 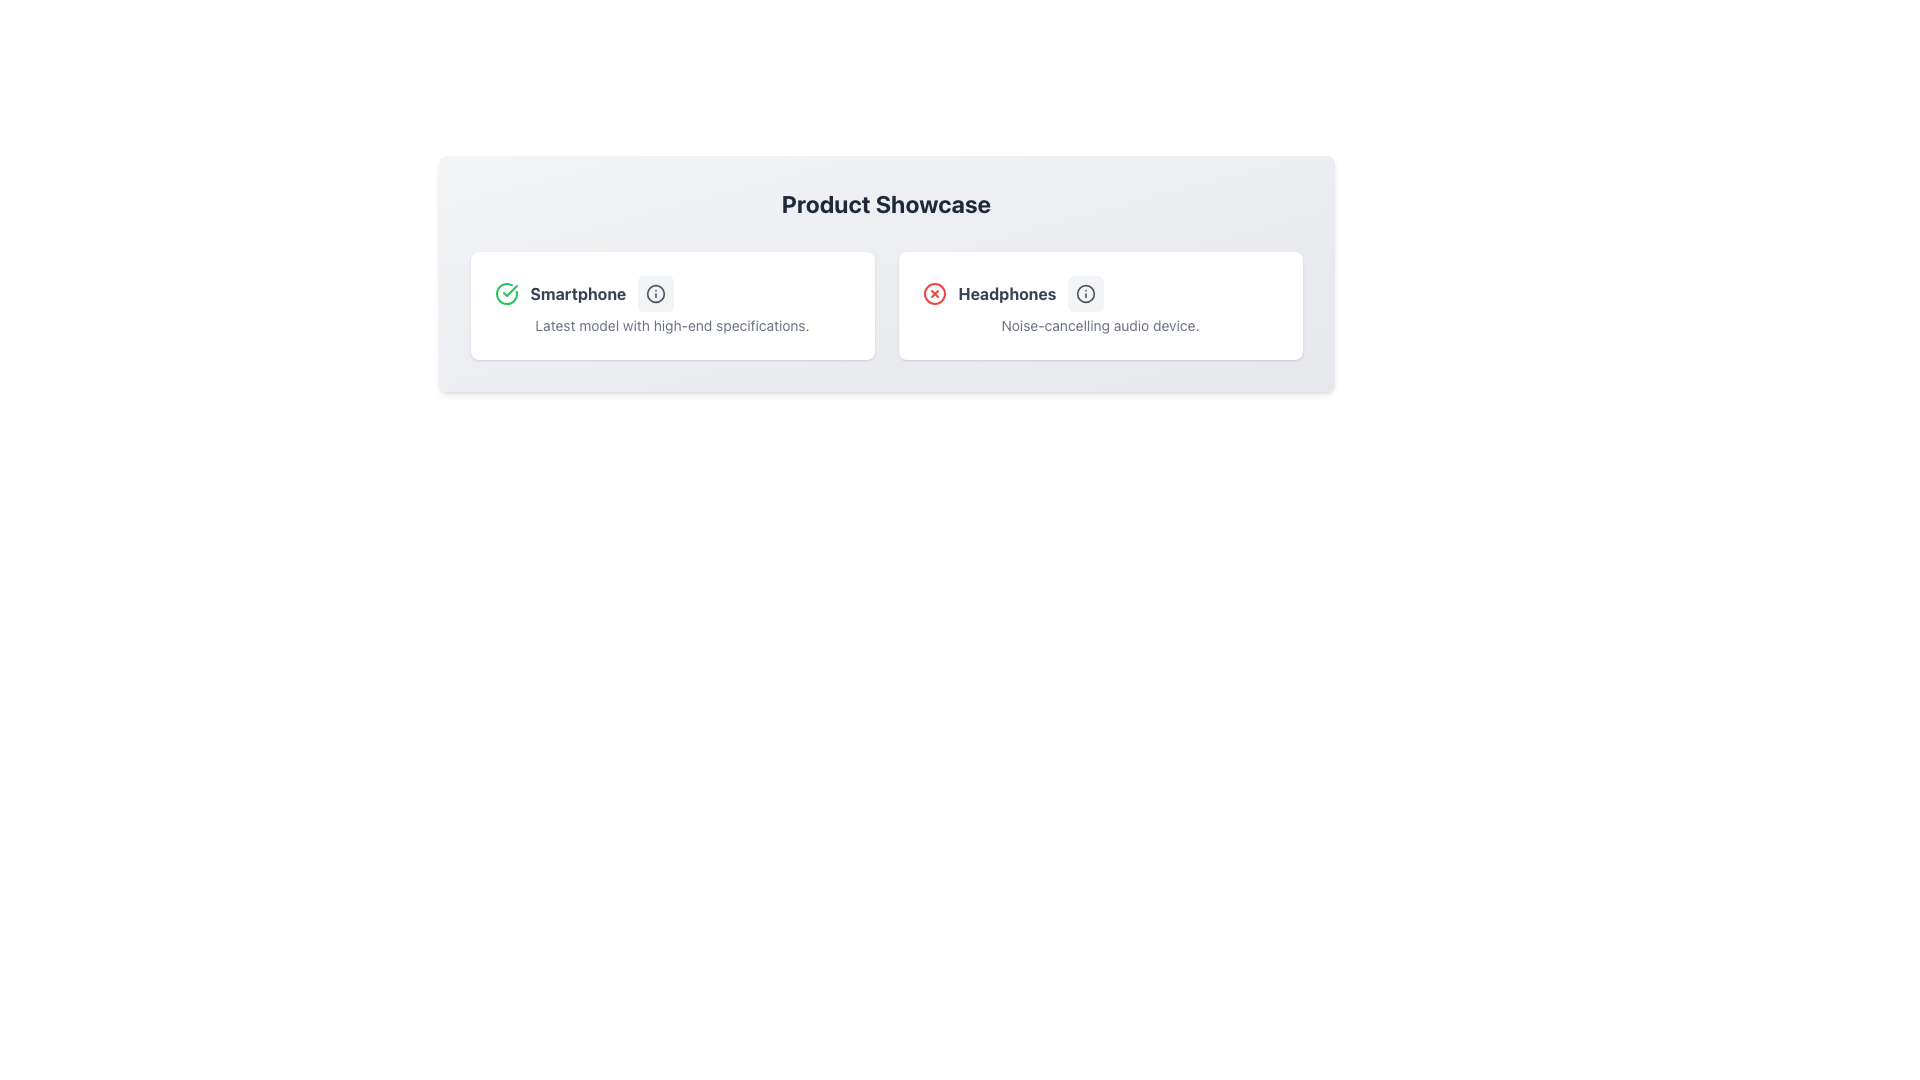 What do you see at coordinates (656, 293) in the screenshot?
I see `the Information icon located on the right side of the text 'Smartphone' within the left card` at bounding box center [656, 293].